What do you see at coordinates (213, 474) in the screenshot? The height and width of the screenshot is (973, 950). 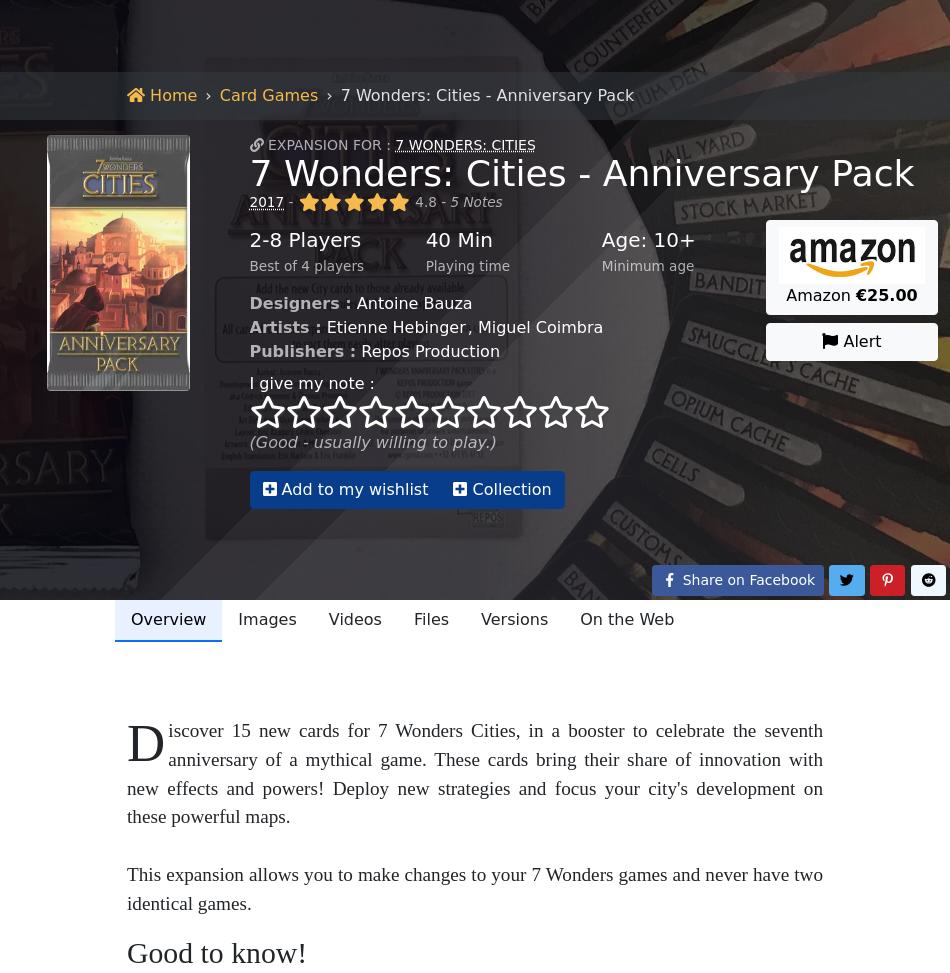 I see `'23:47'` at bounding box center [213, 474].